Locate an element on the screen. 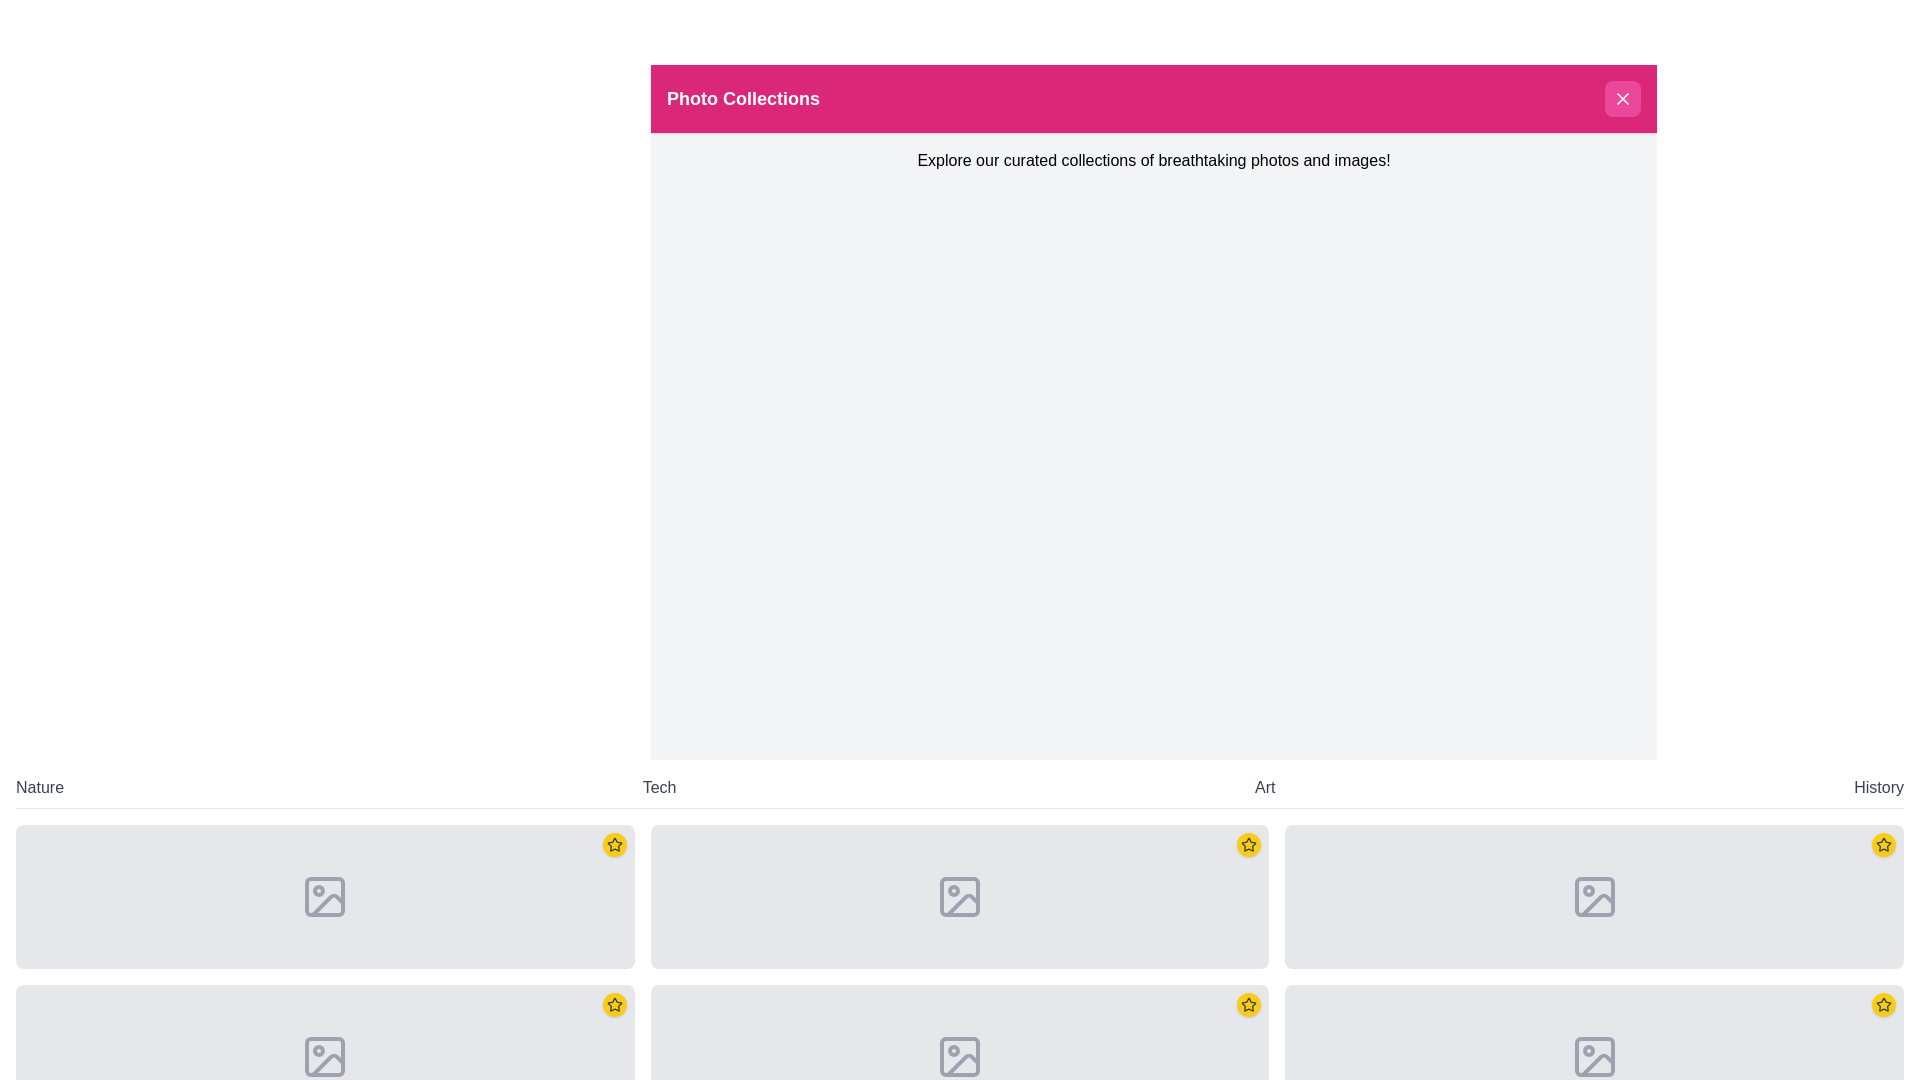 This screenshot has width=1920, height=1080. the light gray rectangular icon placeholder located in the fourth column of the second row within the grid layout is located at coordinates (960, 1055).